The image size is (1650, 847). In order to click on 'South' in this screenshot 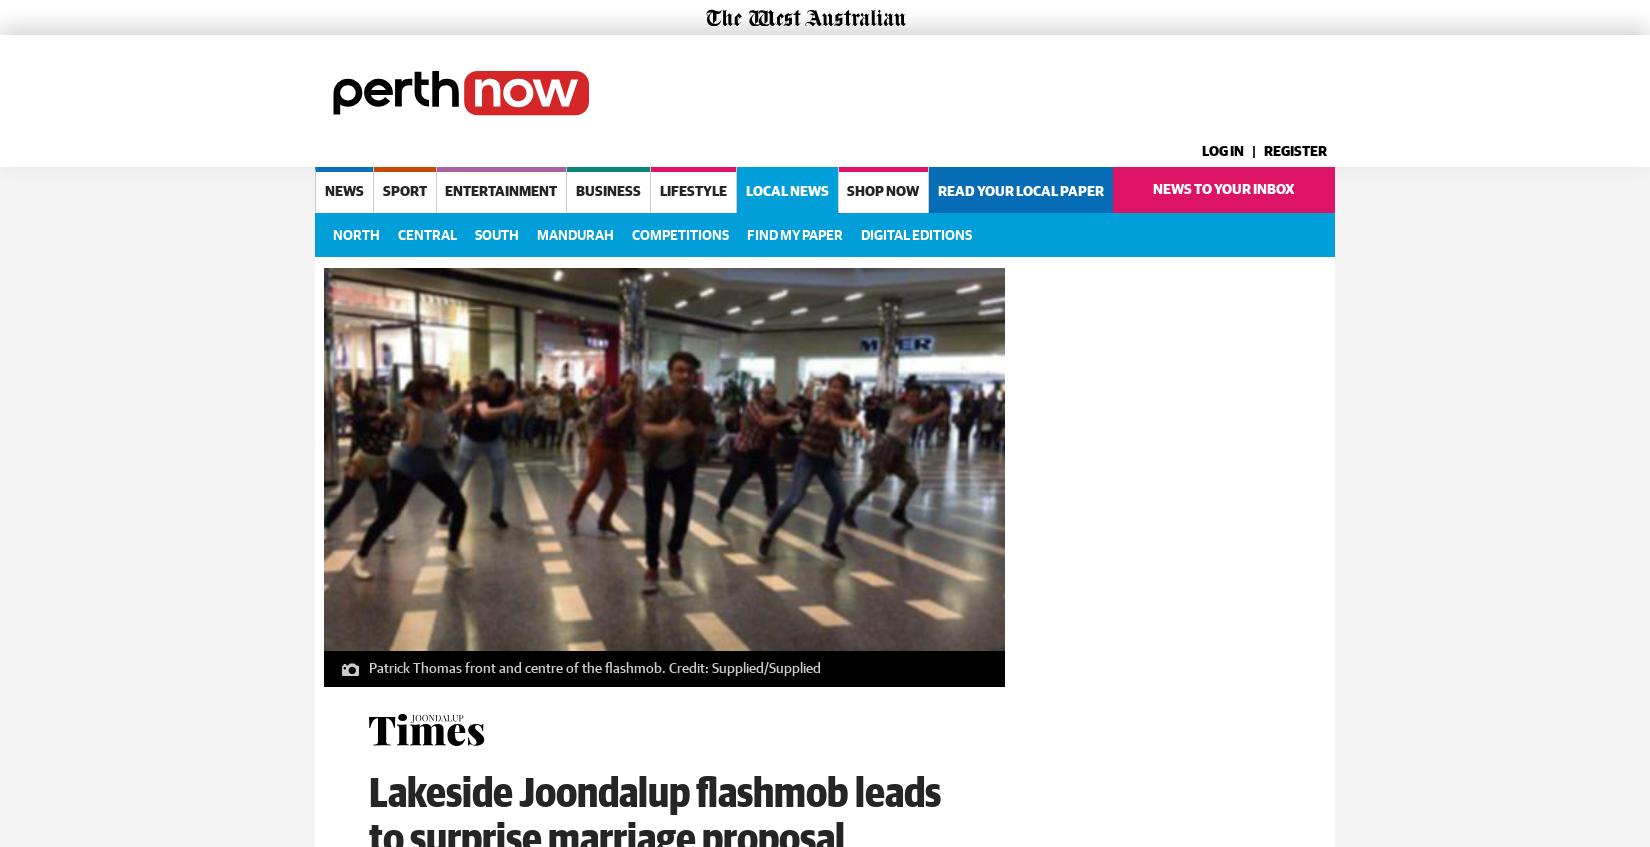, I will do `click(474, 234)`.